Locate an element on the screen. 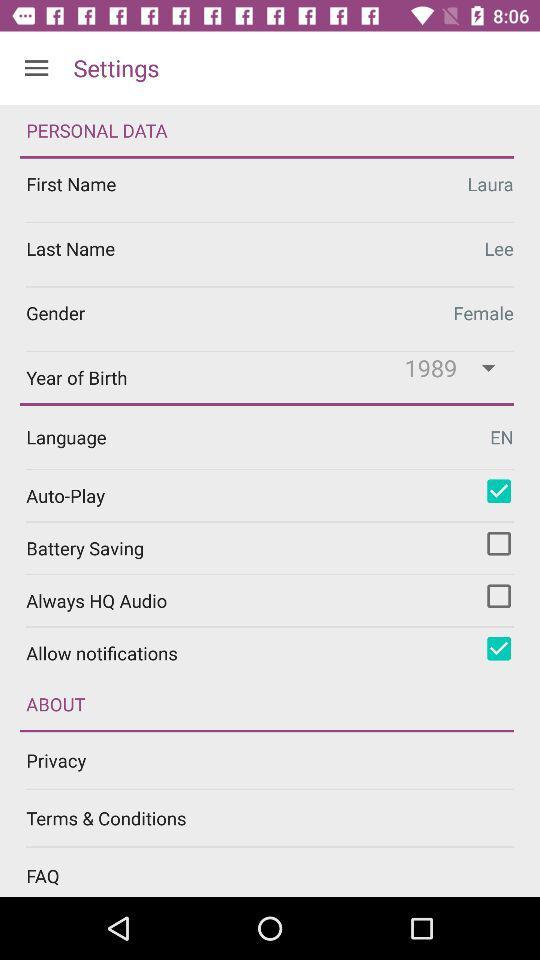 The width and height of the screenshot is (540, 960). check the always hq audio option on is located at coordinates (498, 596).